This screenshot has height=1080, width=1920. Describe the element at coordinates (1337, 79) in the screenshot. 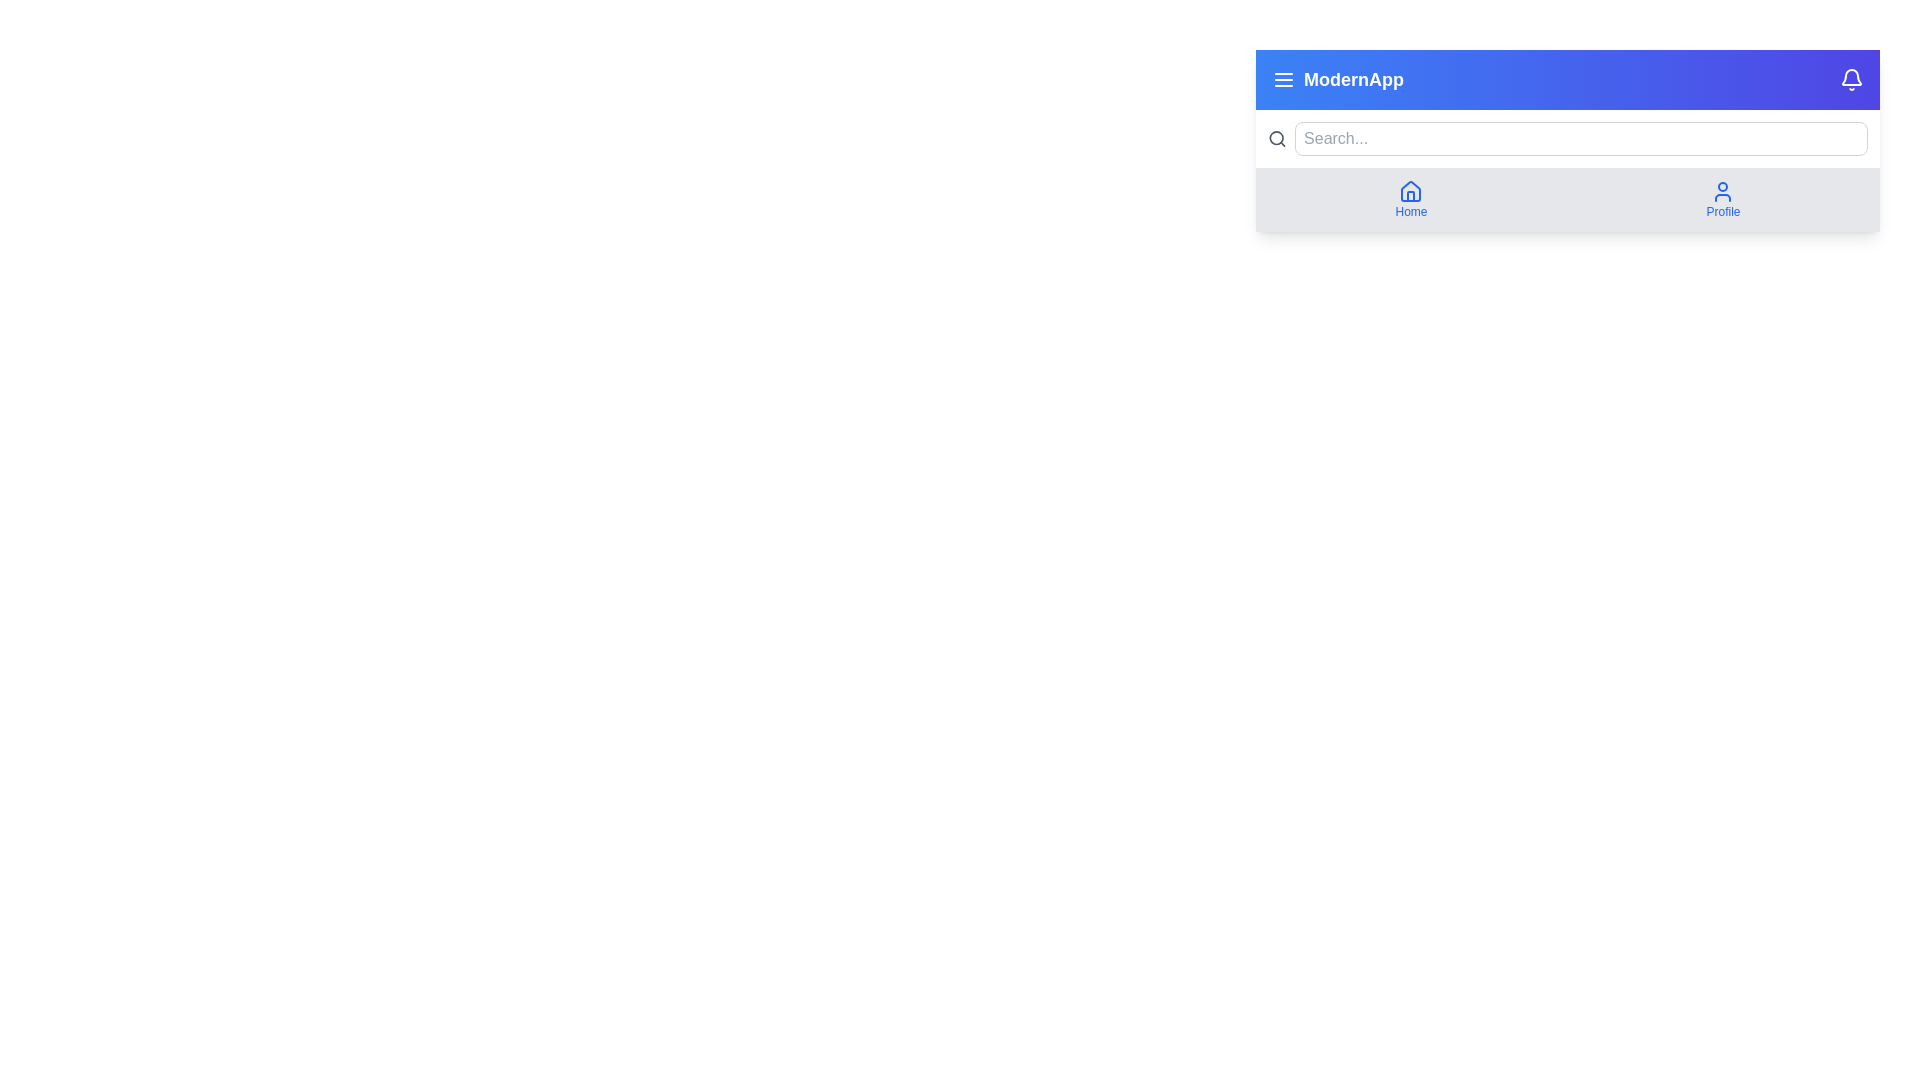

I see `the 'ModernApp' text label located in the top left section of the blue gradient header bar` at that location.